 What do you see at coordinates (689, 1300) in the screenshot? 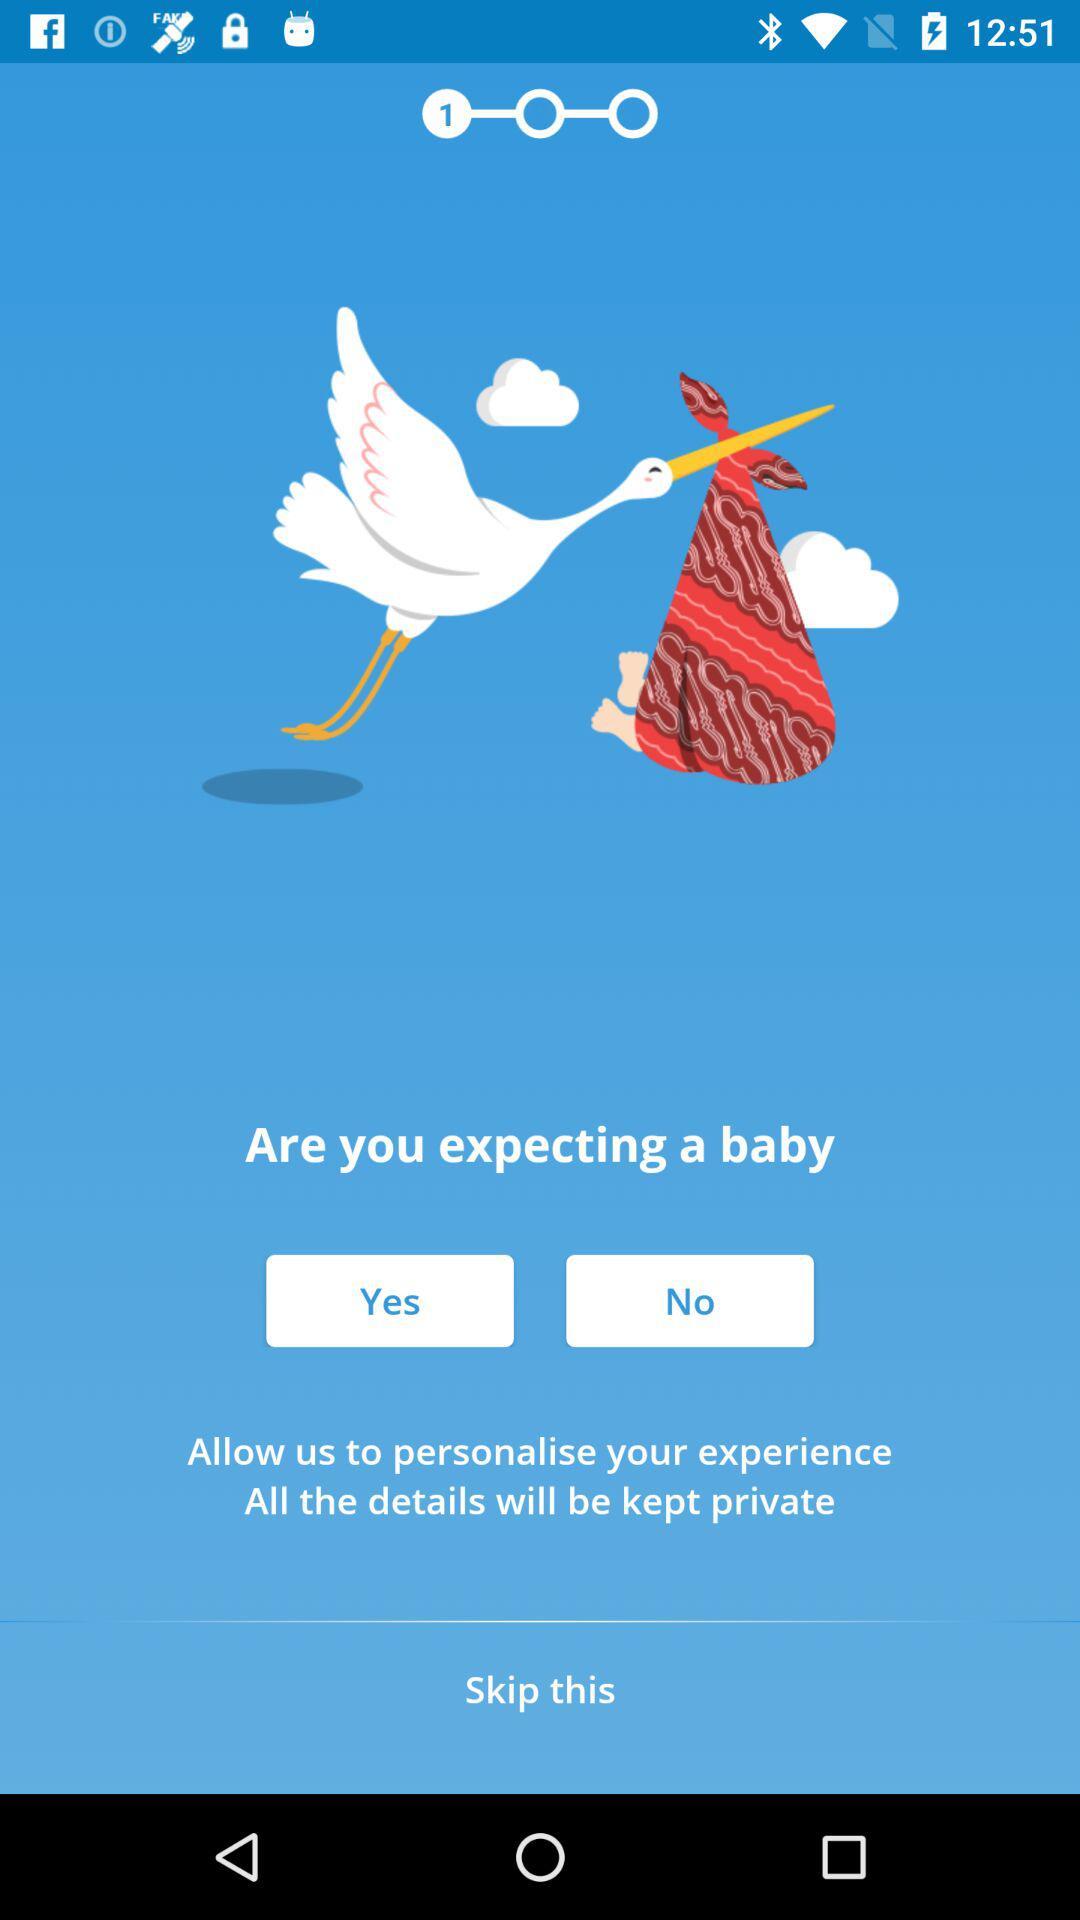
I see `the item to the right of yes item` at bounding box center [689, 1300].